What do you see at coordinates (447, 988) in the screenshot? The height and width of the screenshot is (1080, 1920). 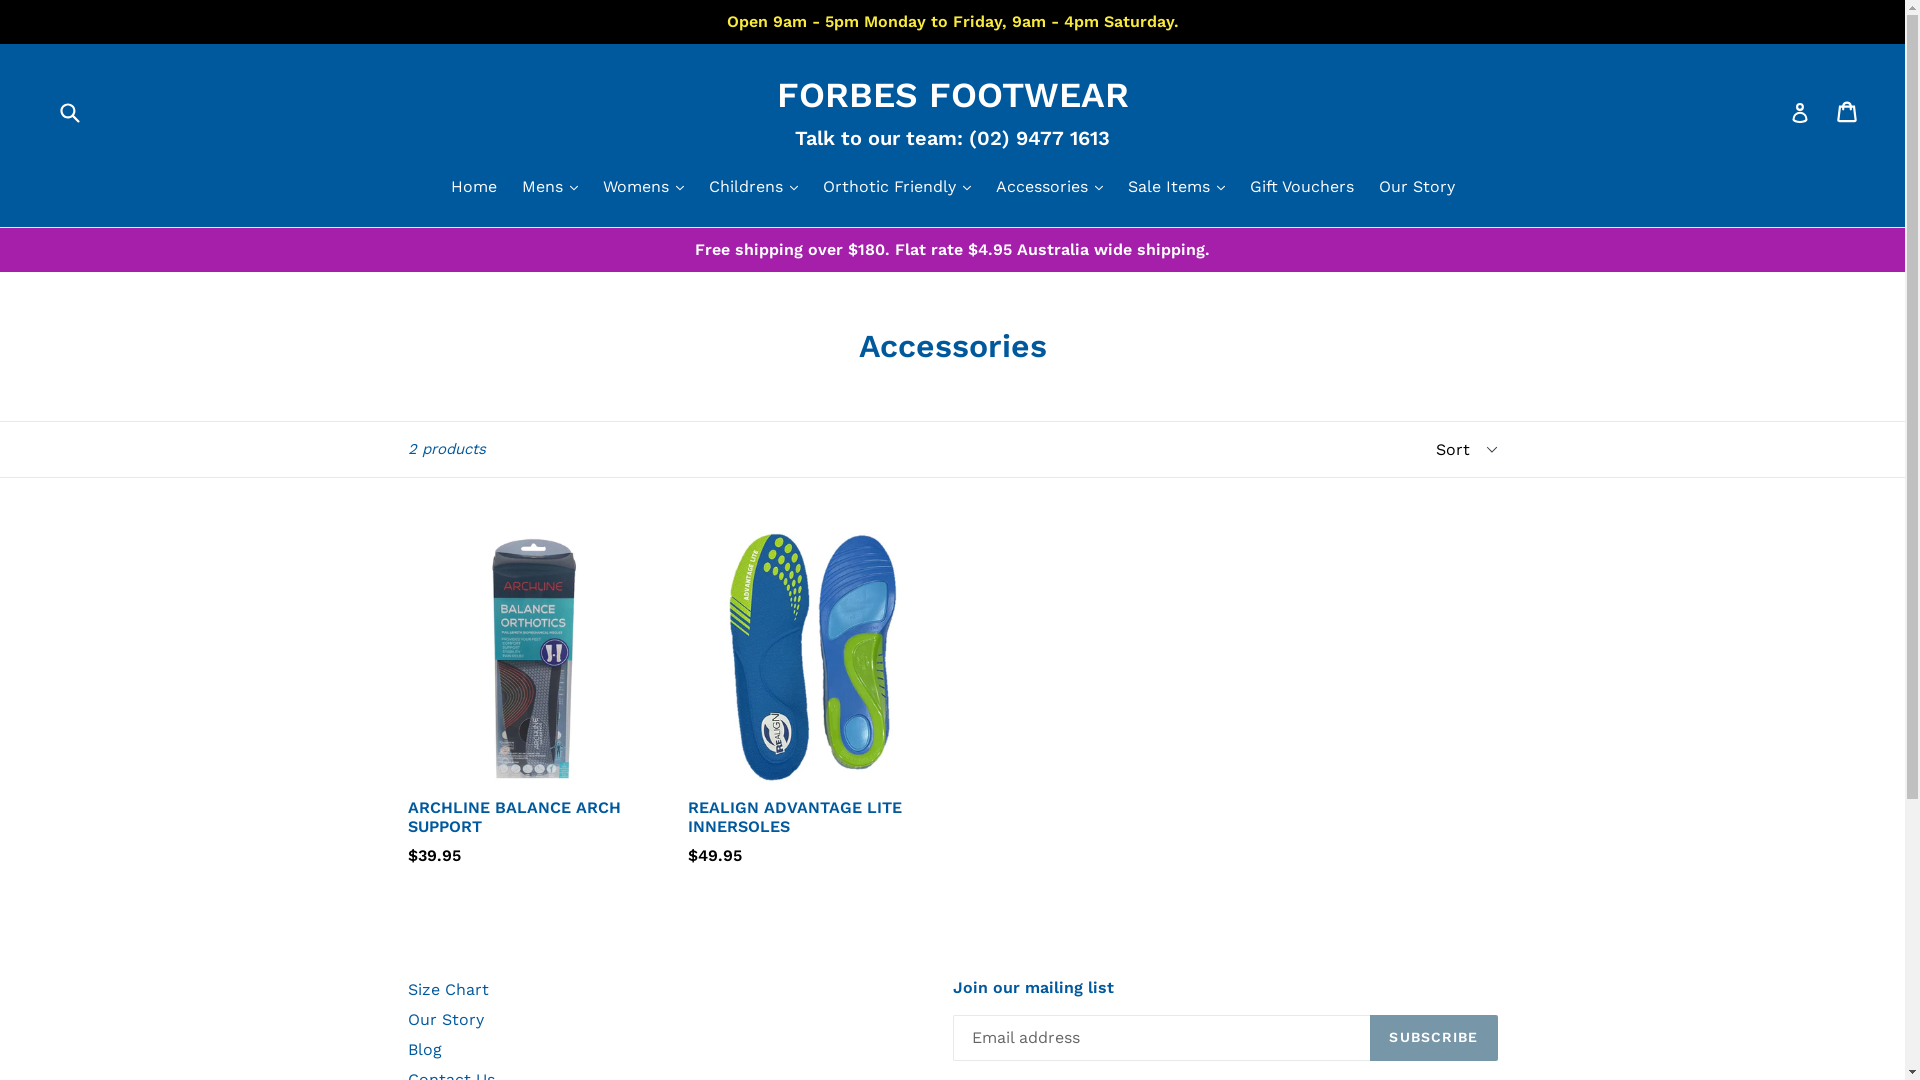 I see `'Size Chart'` at bounding box center [447, 988].